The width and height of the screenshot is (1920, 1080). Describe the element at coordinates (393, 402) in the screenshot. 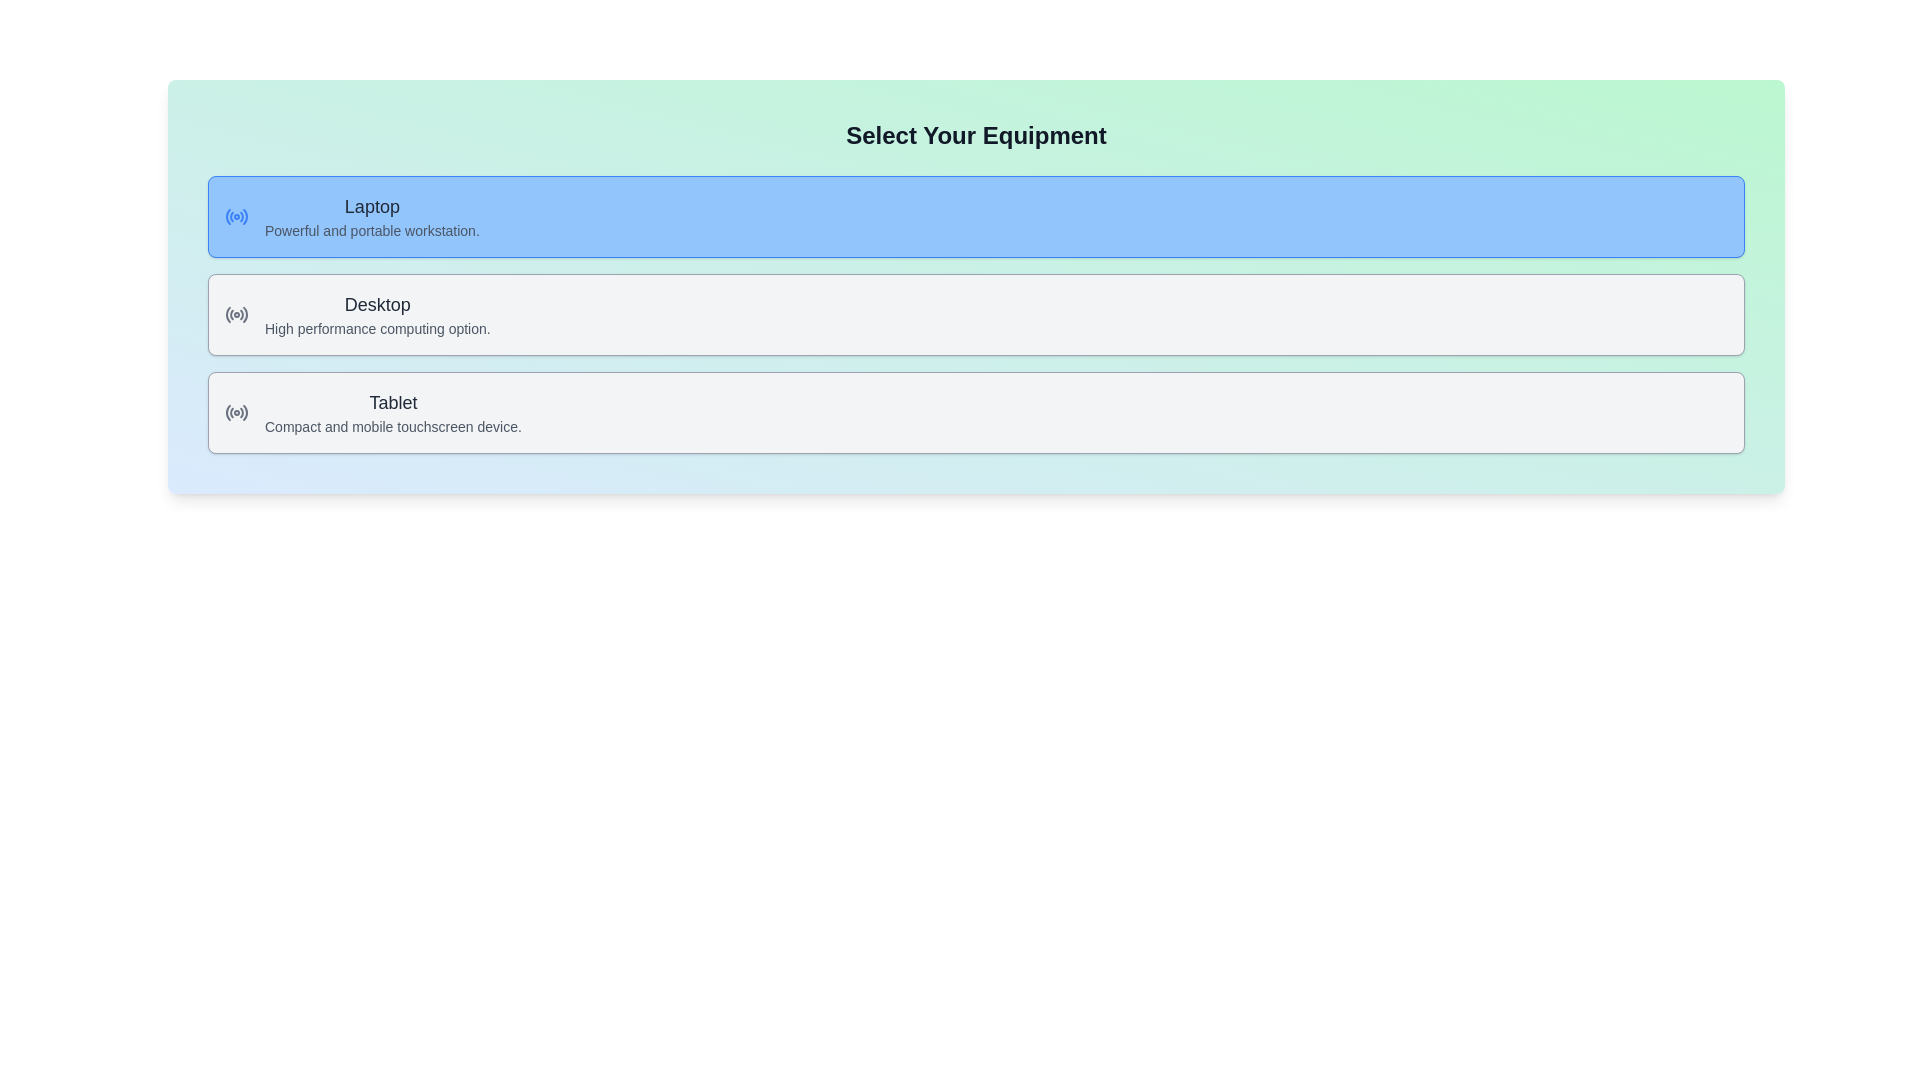

I see `the text label for the third equipment option, which serves as its title, located above the descriptive text 'Compact and mobile touchscreen device.'` at that location.